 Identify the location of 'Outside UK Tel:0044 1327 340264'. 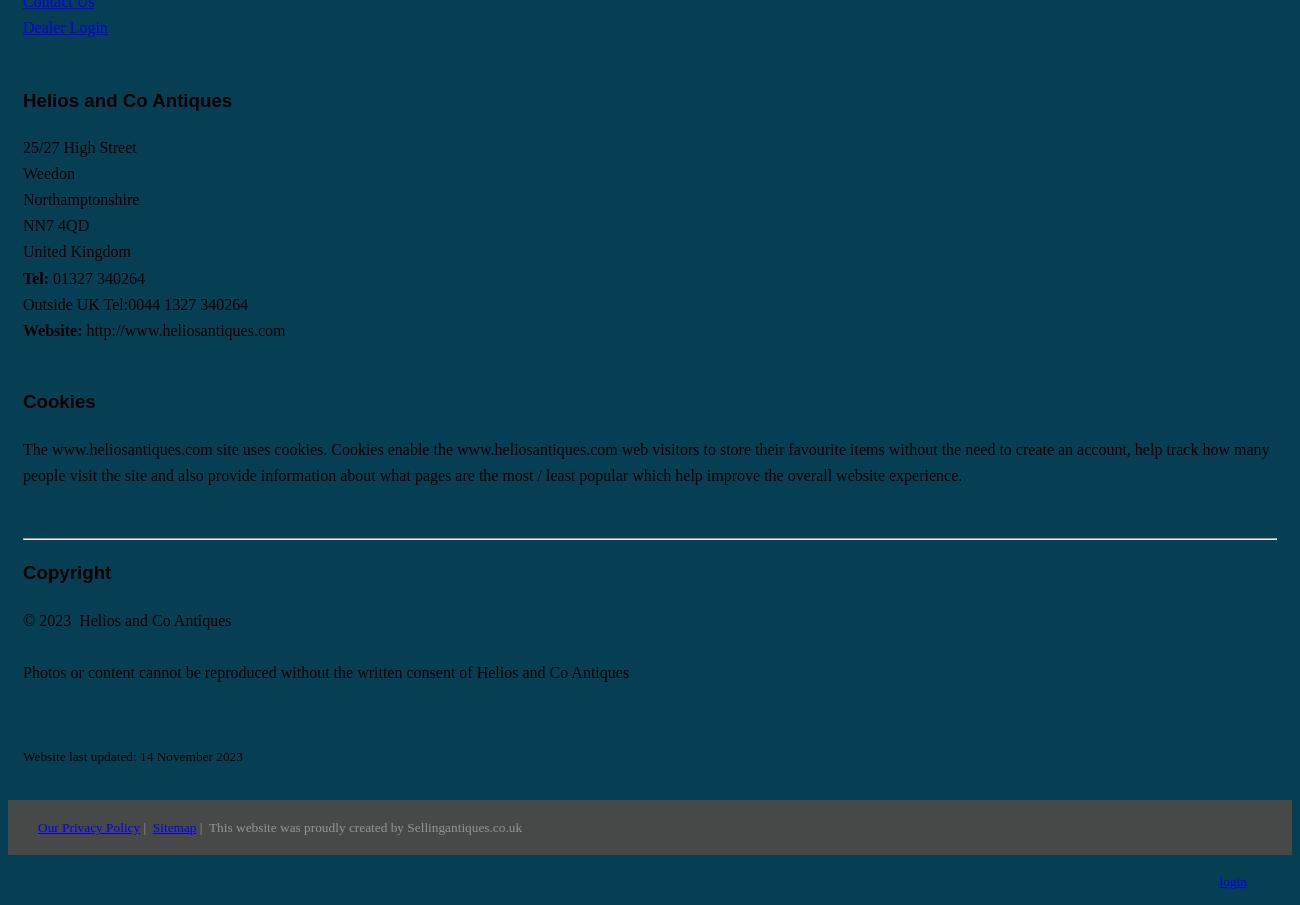
(134, 302).